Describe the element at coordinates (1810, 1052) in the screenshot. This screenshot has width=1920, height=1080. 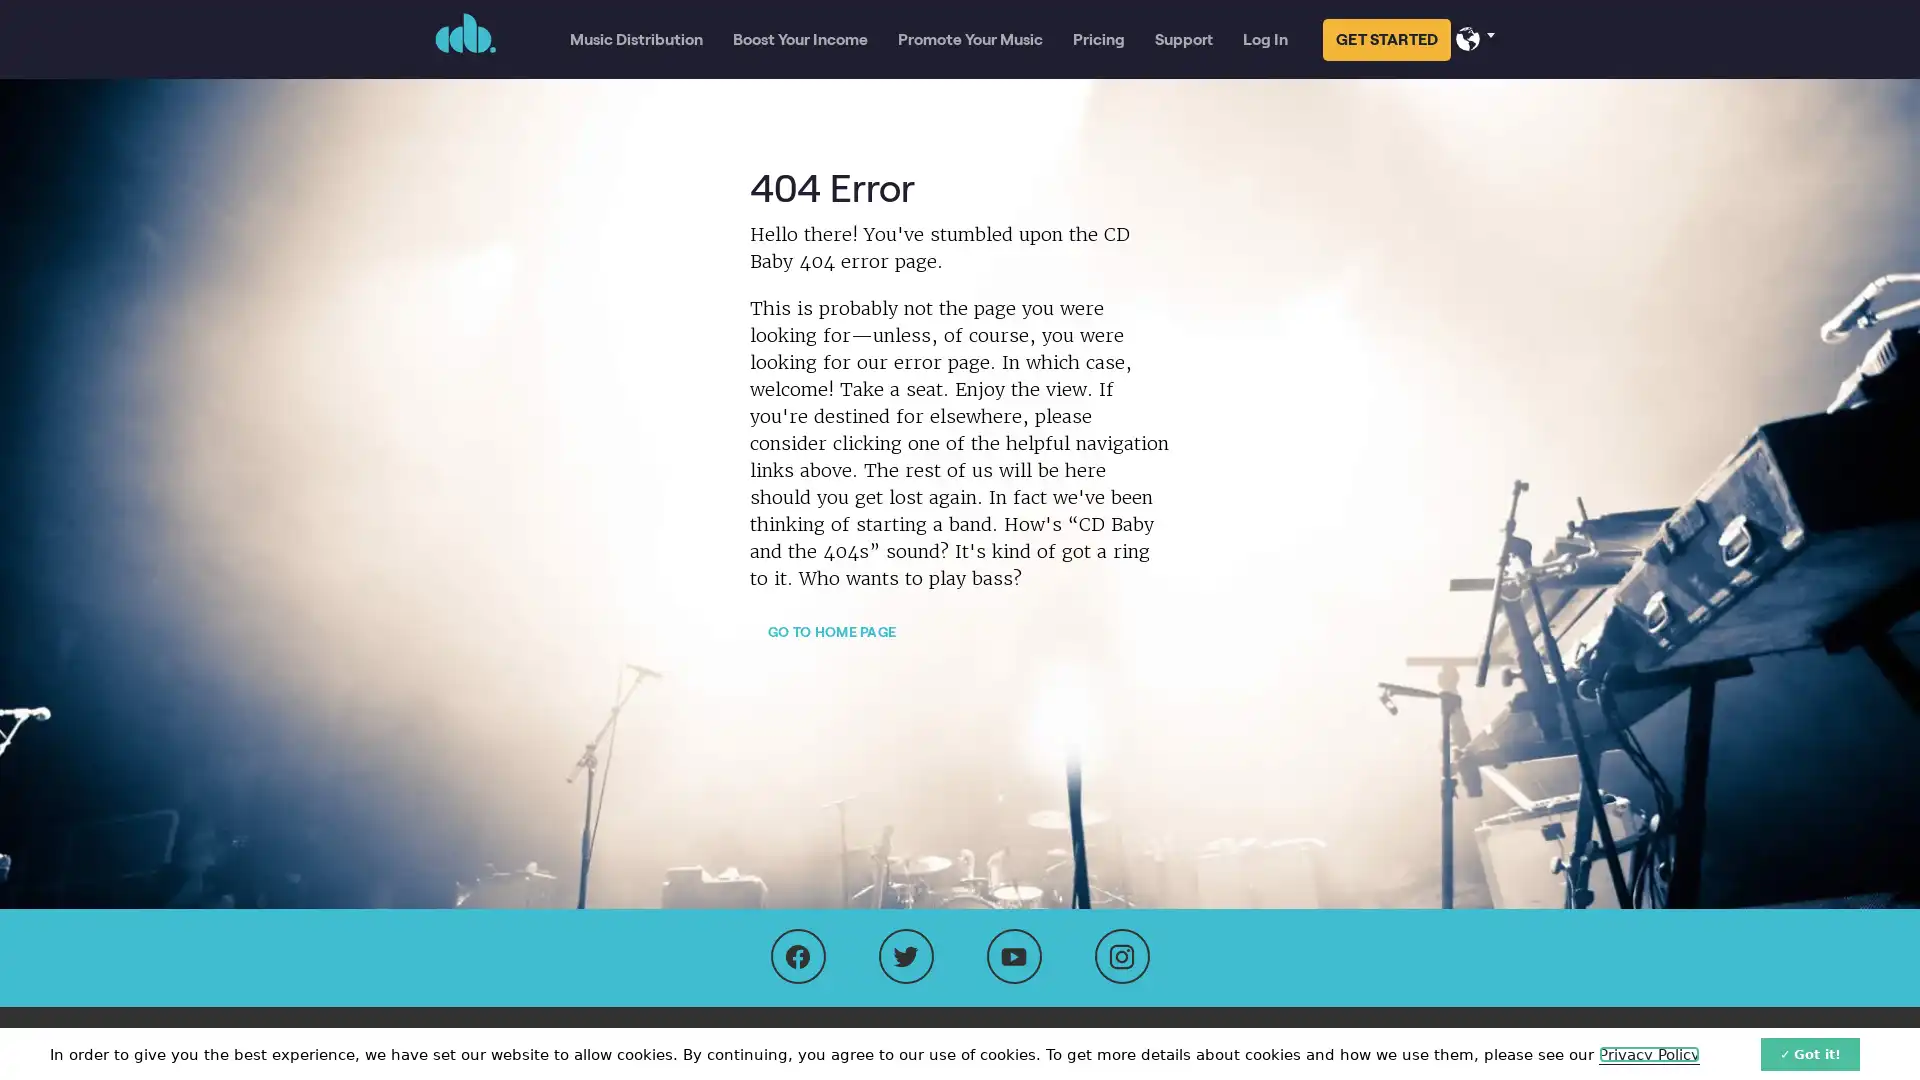
I see `Got it!` at that location.